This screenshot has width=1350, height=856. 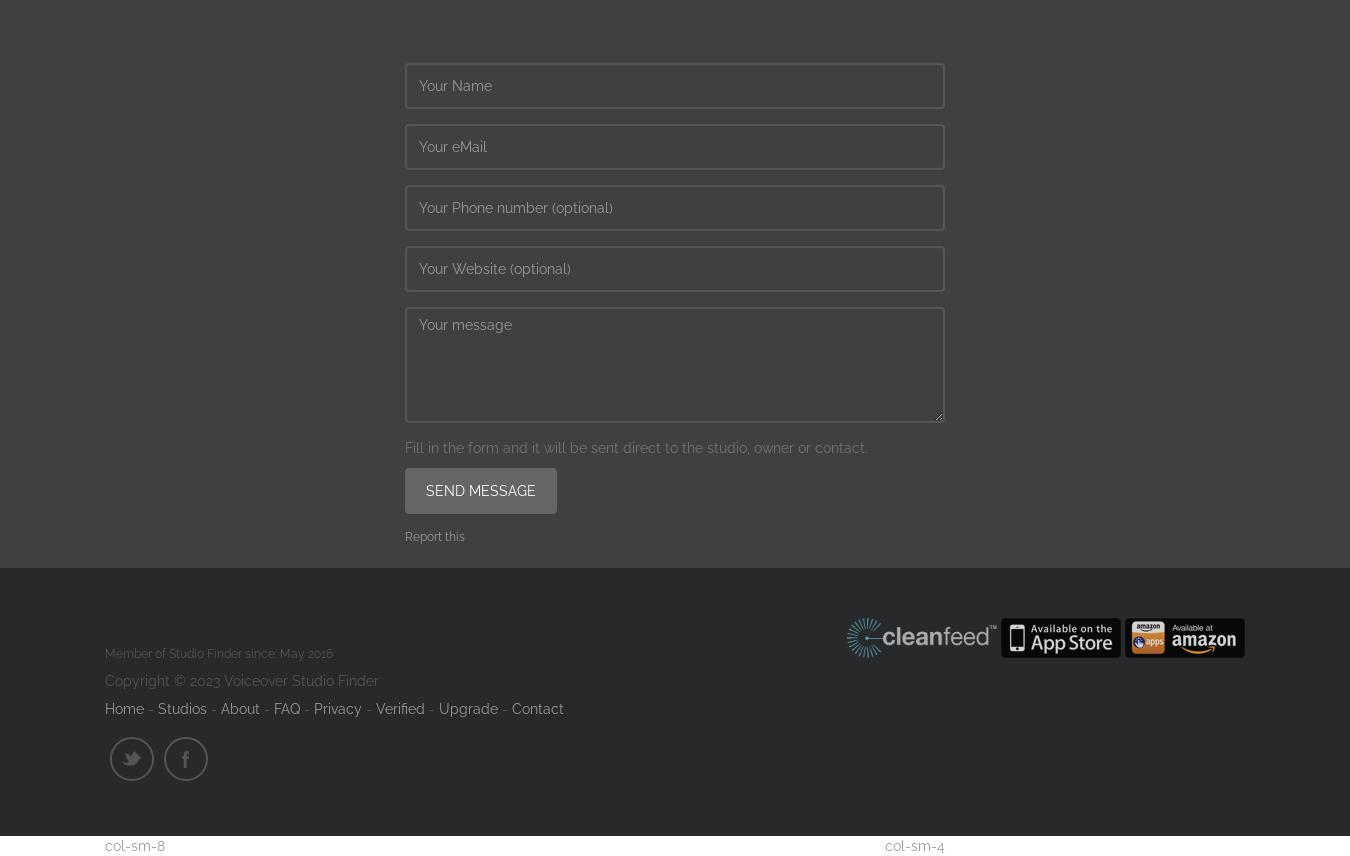 I want to click on 'Contact', so click(x=536, y=708).